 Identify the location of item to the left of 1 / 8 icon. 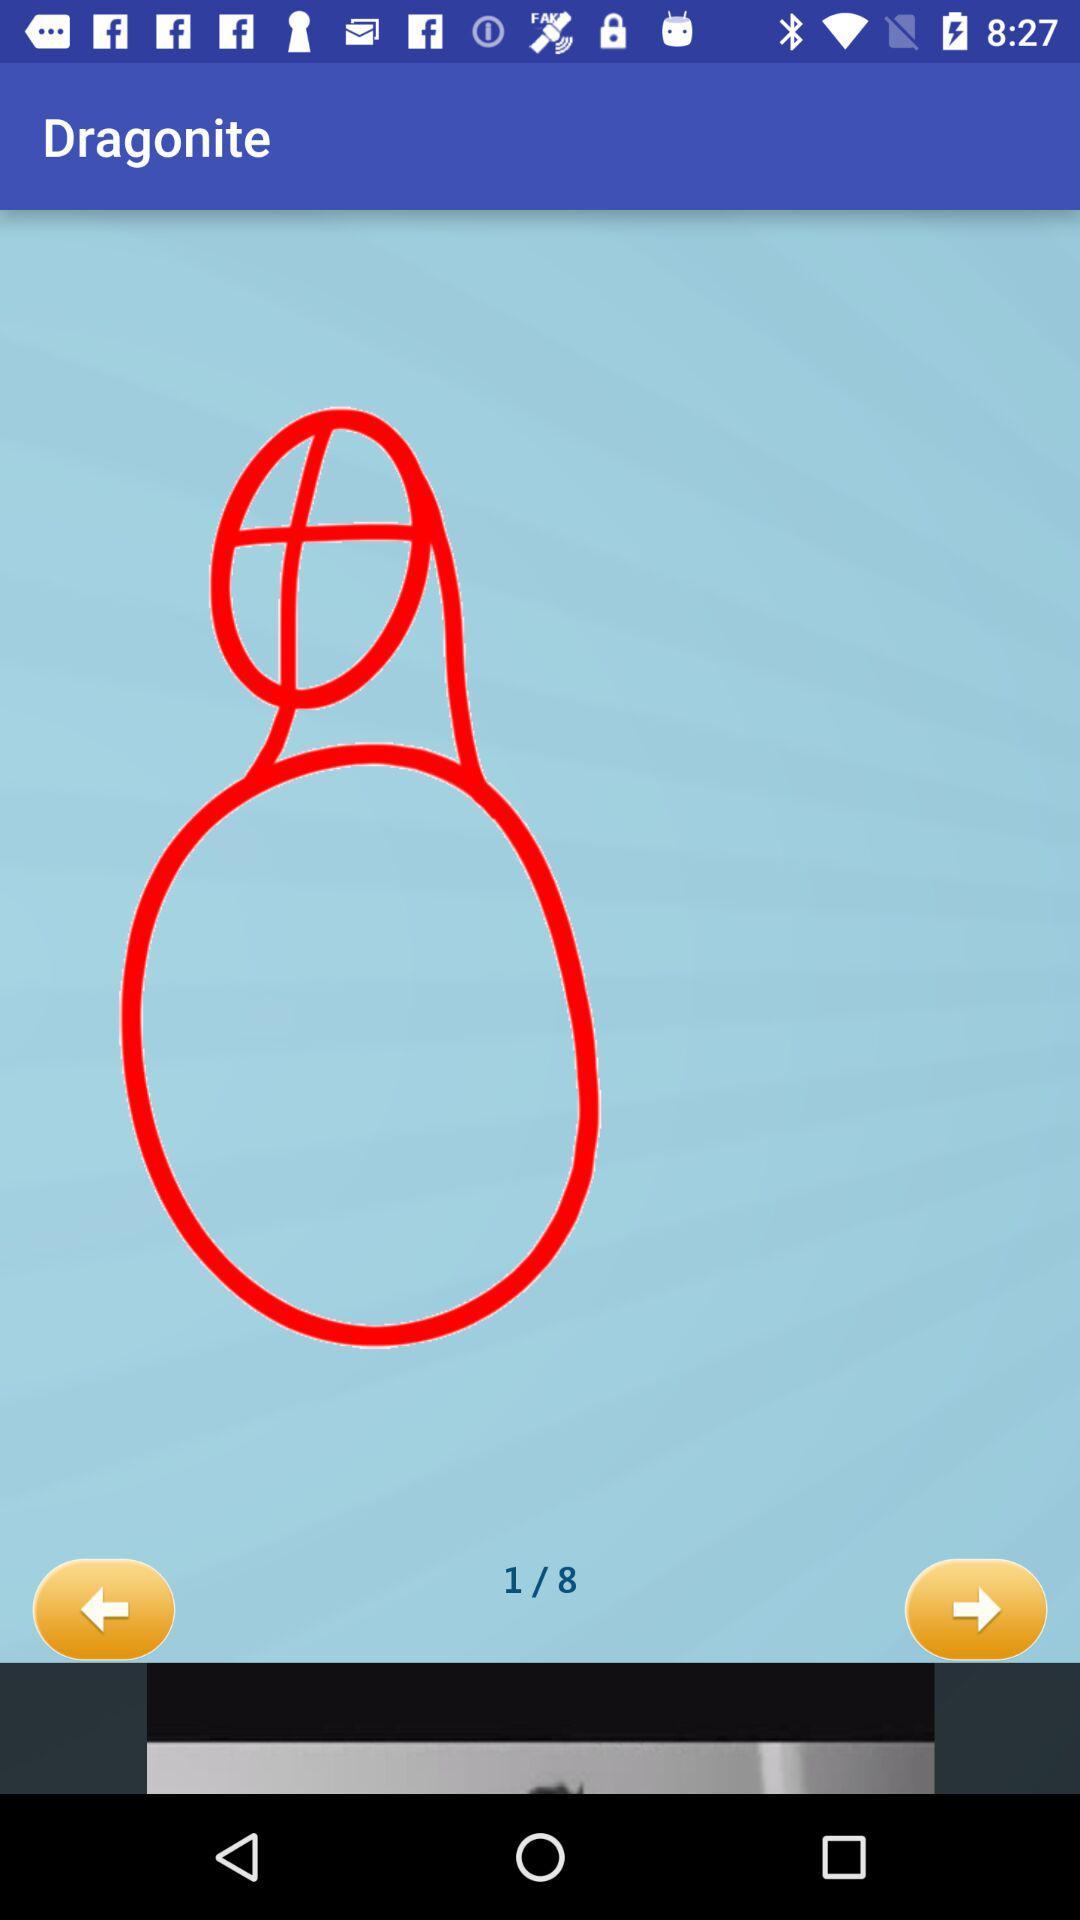
(103, 1610).